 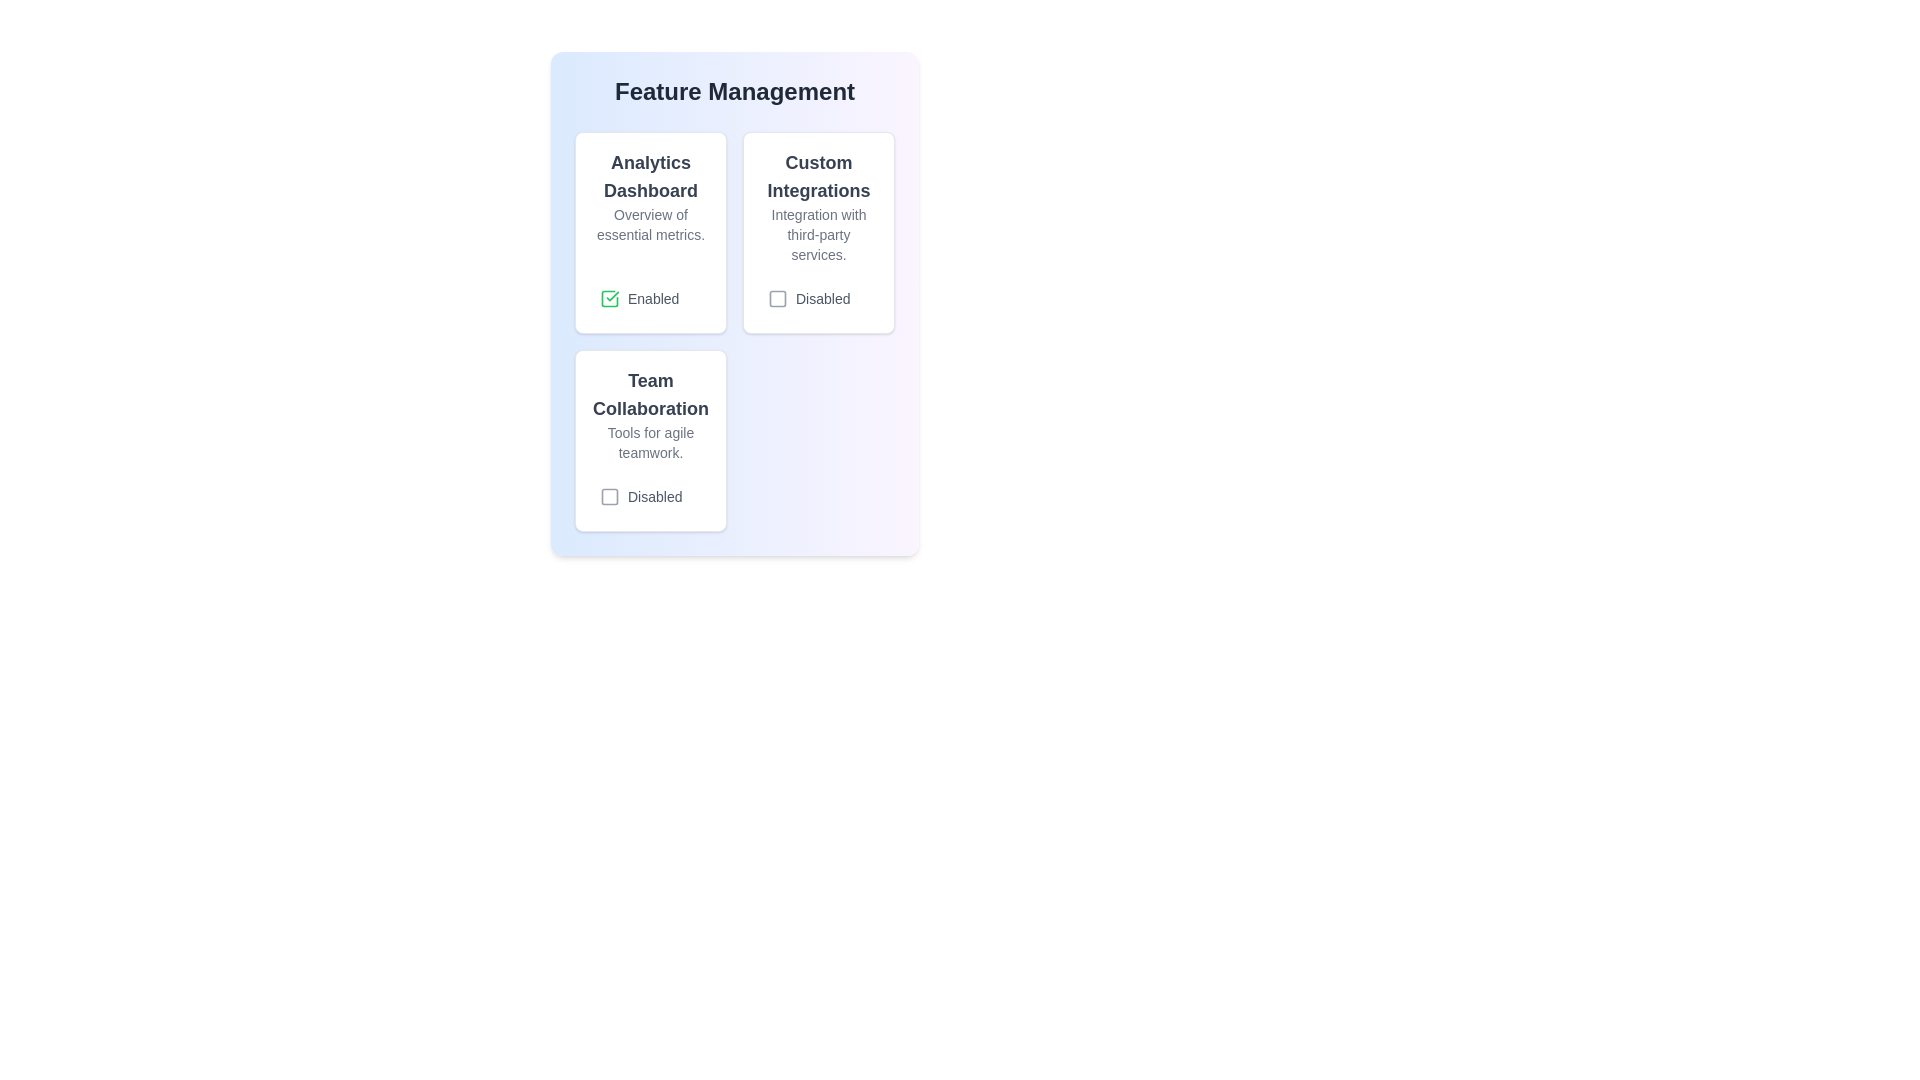 I want to click on the square checkbox labeled 'Disabled', so click(x=809, y=299).